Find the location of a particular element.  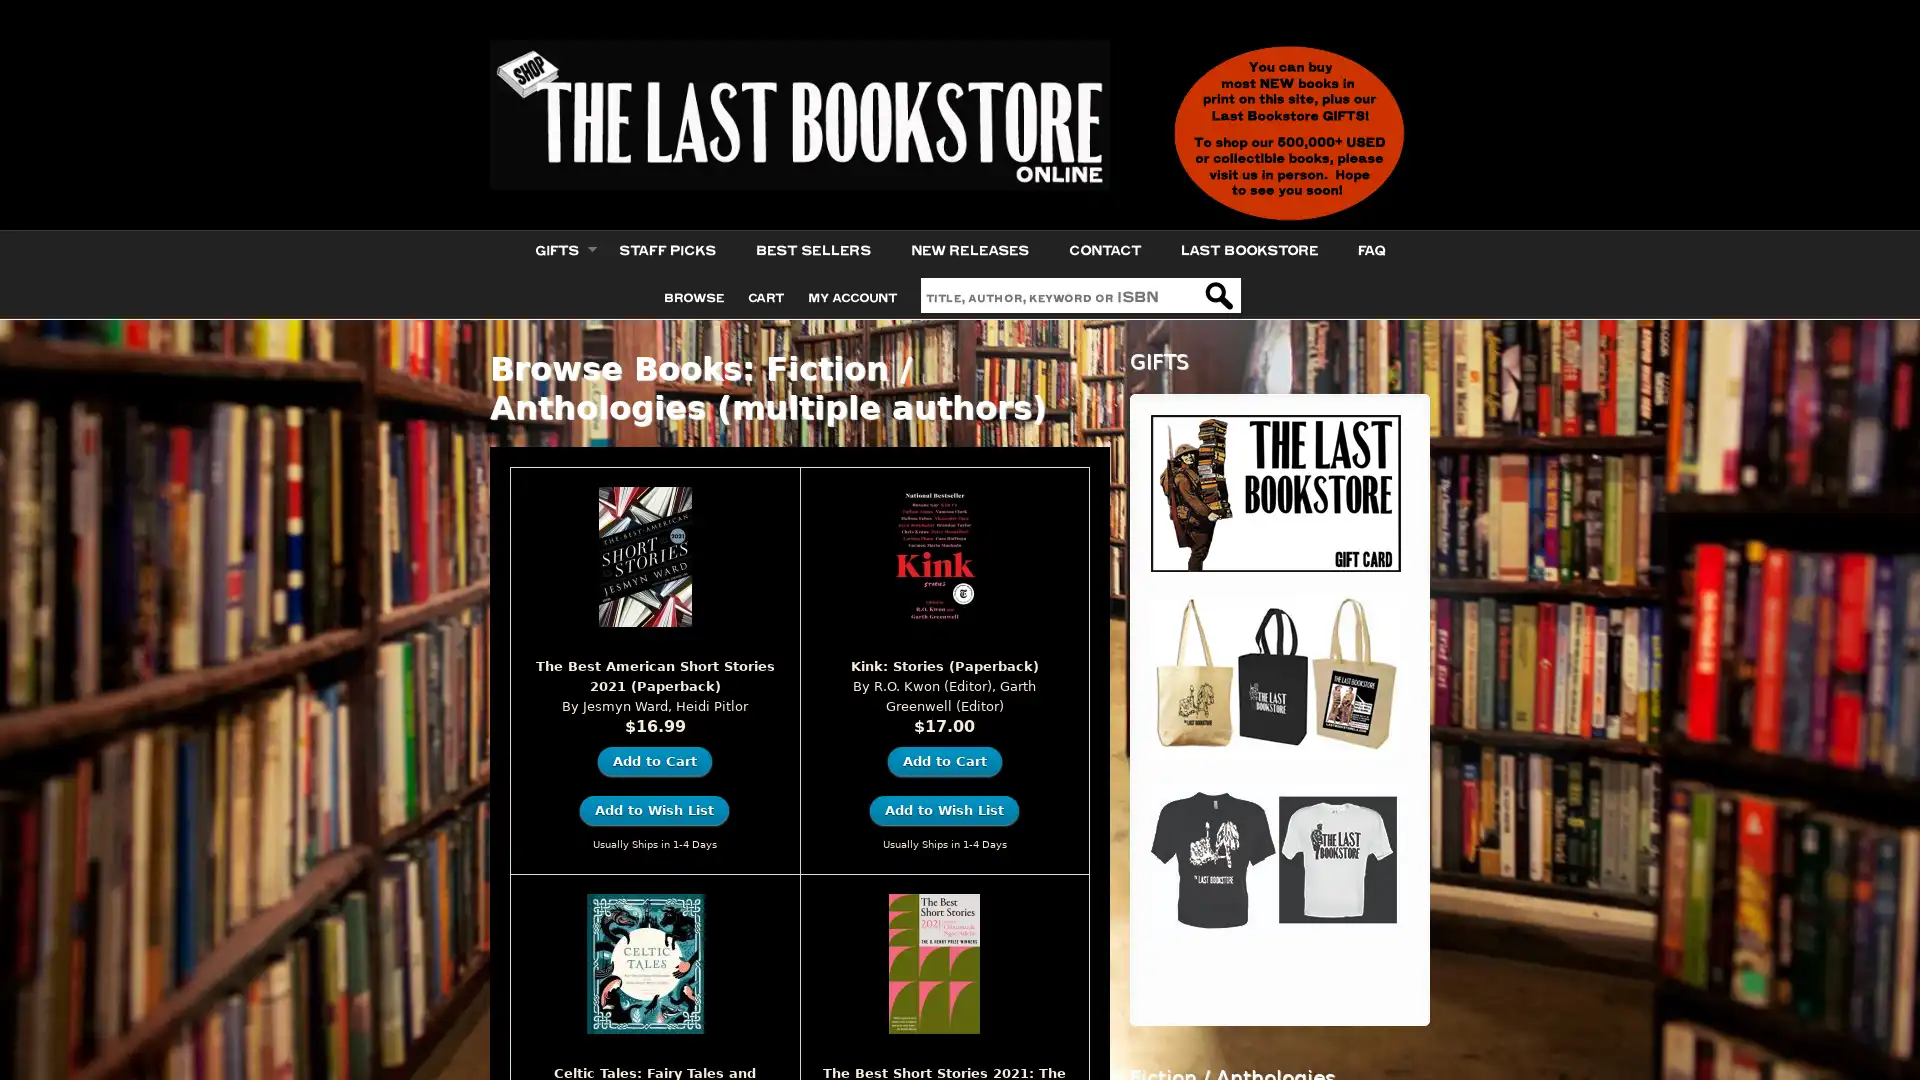

Add to Cart is located at coordinates (654, 760).